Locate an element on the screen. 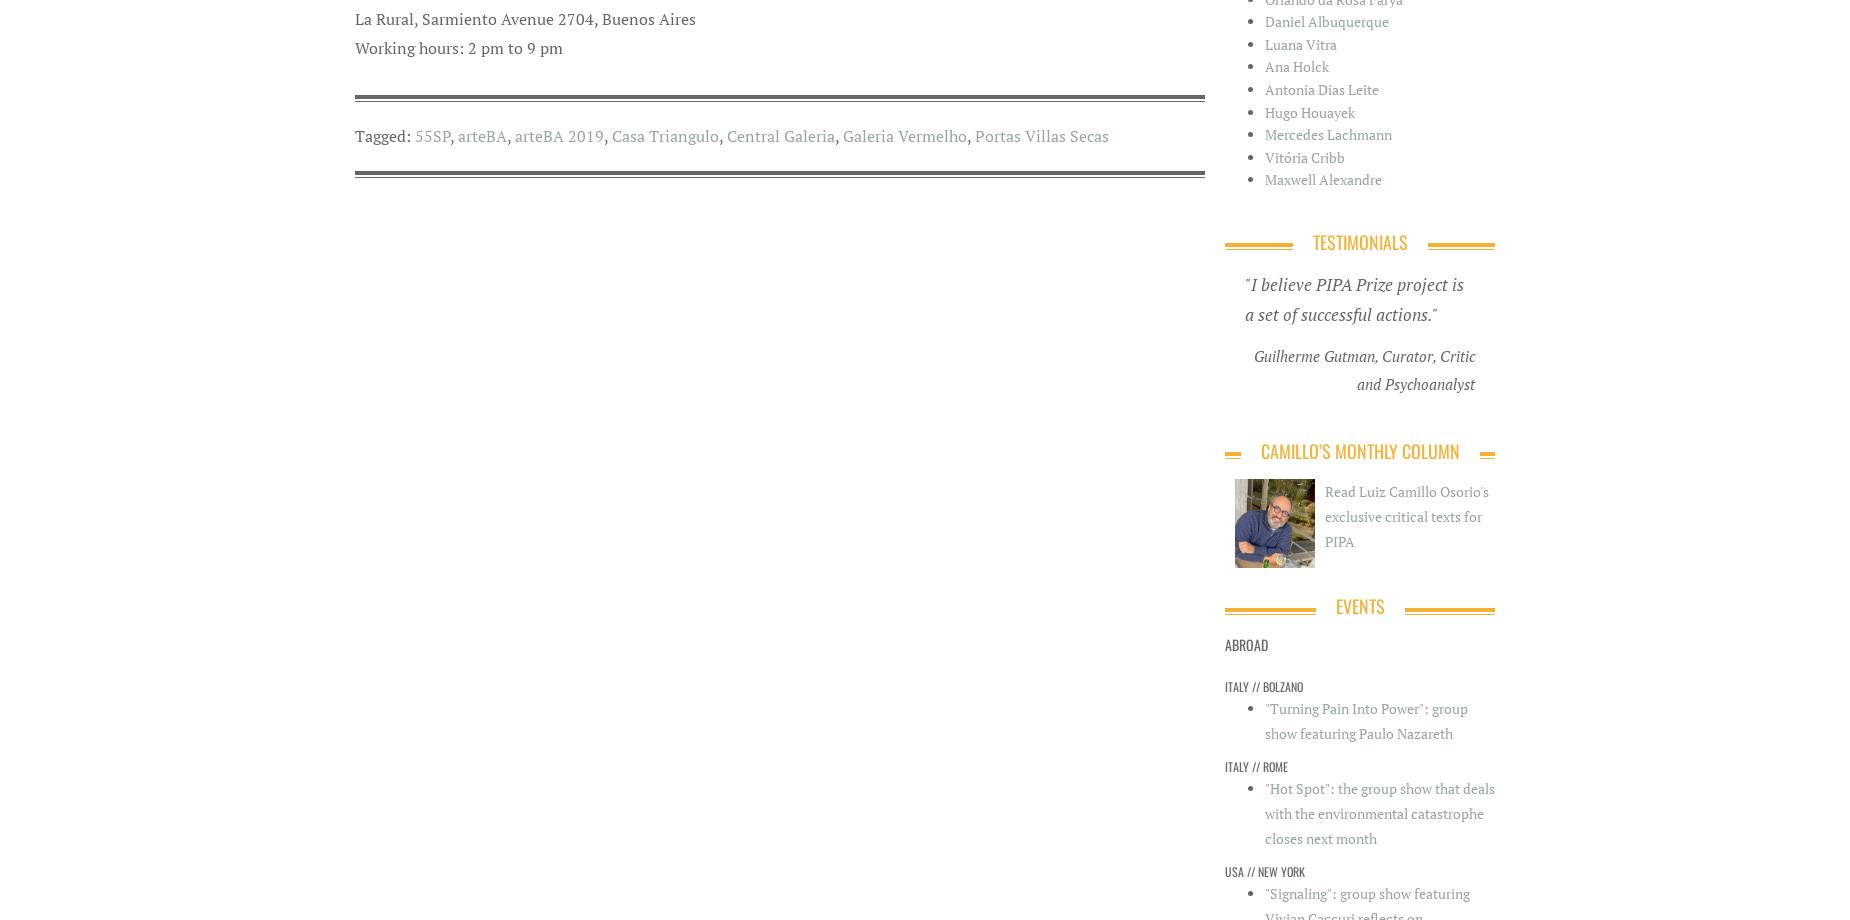 The height and width of the screenshot is (920, 1850). 'Casa Triangulo' is located at coordinates (665, 133).